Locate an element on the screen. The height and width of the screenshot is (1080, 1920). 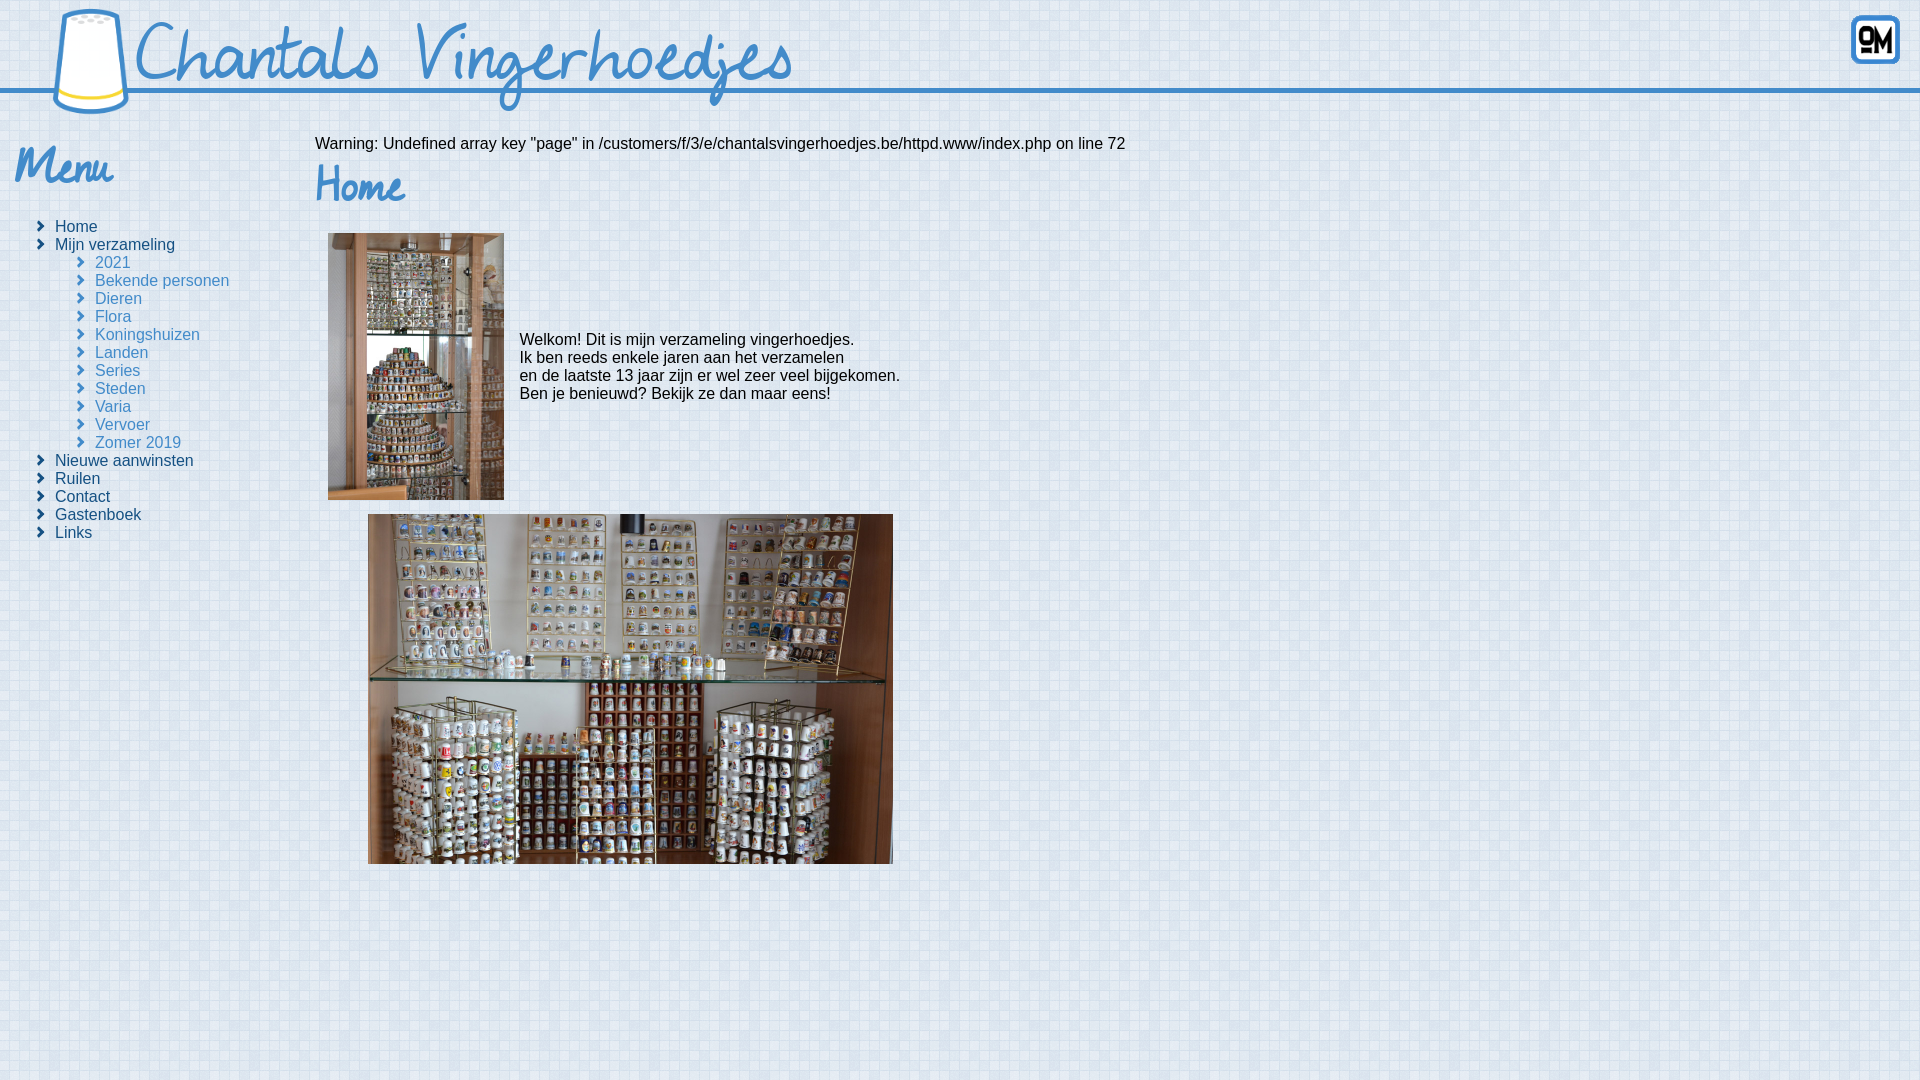
'Series' is located at coordinates (190, 370).